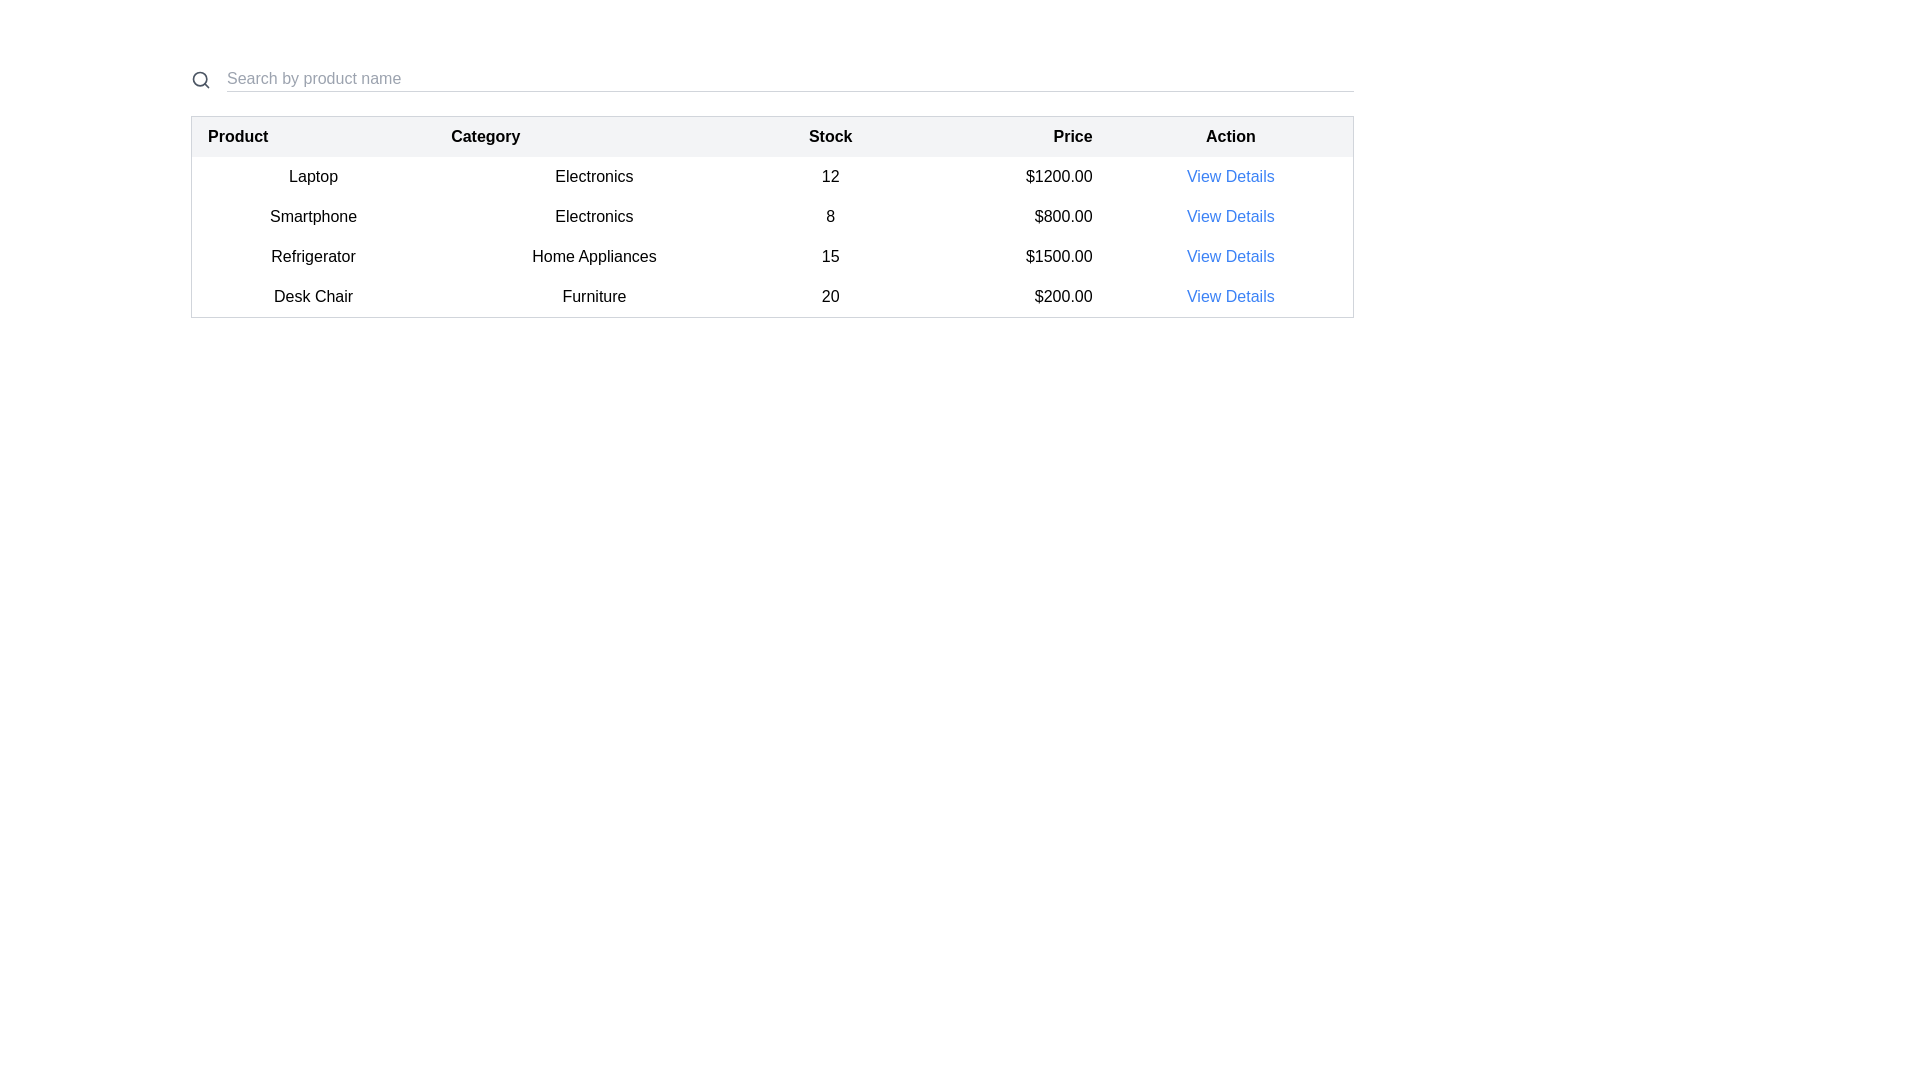 The width and height of the screenshot is (1920, 1080). What do you see at coordinates (1230, 176) in the screenshot?
I see `the 'View Details' hyperlink in the first row of the table under the 'Action' column for the product 'Laptop'` at bounding box center [1230, 176].